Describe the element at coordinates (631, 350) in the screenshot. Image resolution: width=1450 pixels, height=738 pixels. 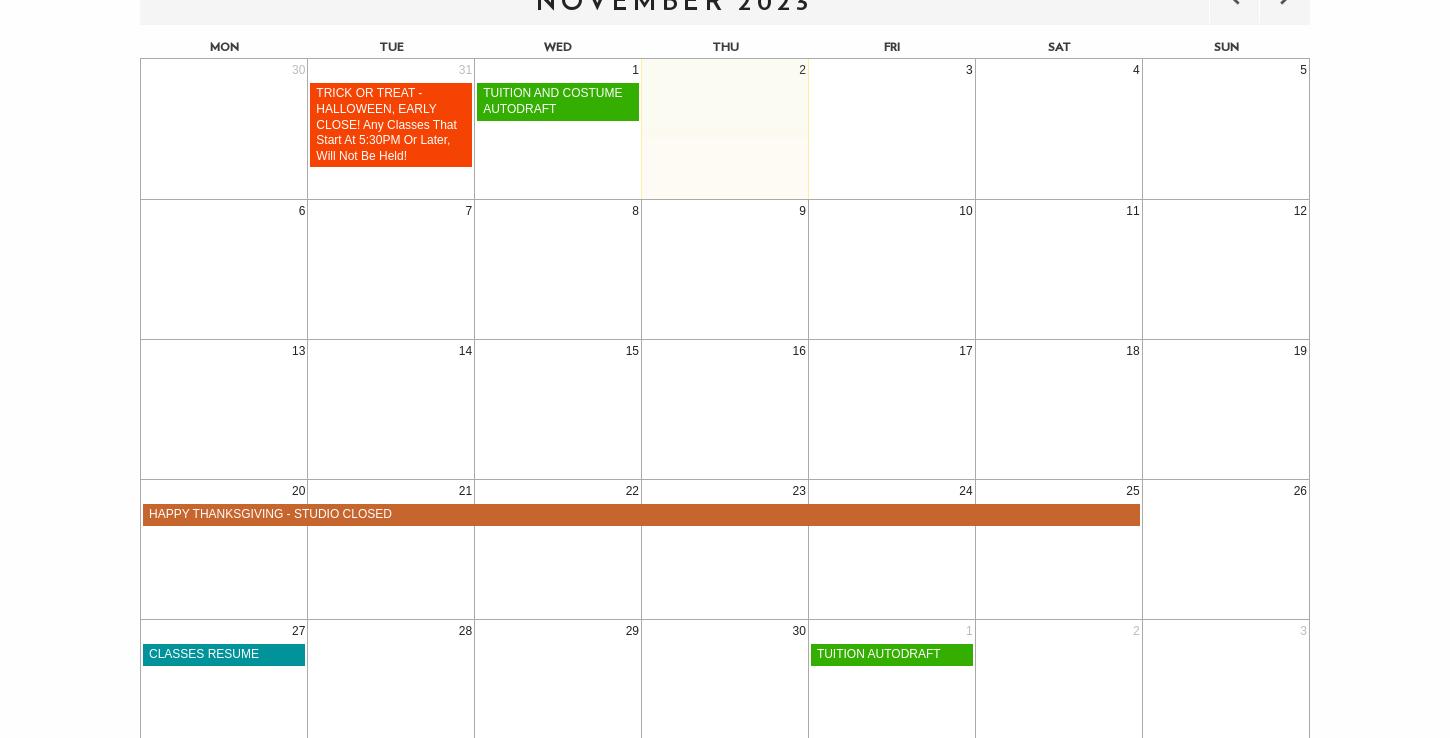
I see `'15'` at that location.